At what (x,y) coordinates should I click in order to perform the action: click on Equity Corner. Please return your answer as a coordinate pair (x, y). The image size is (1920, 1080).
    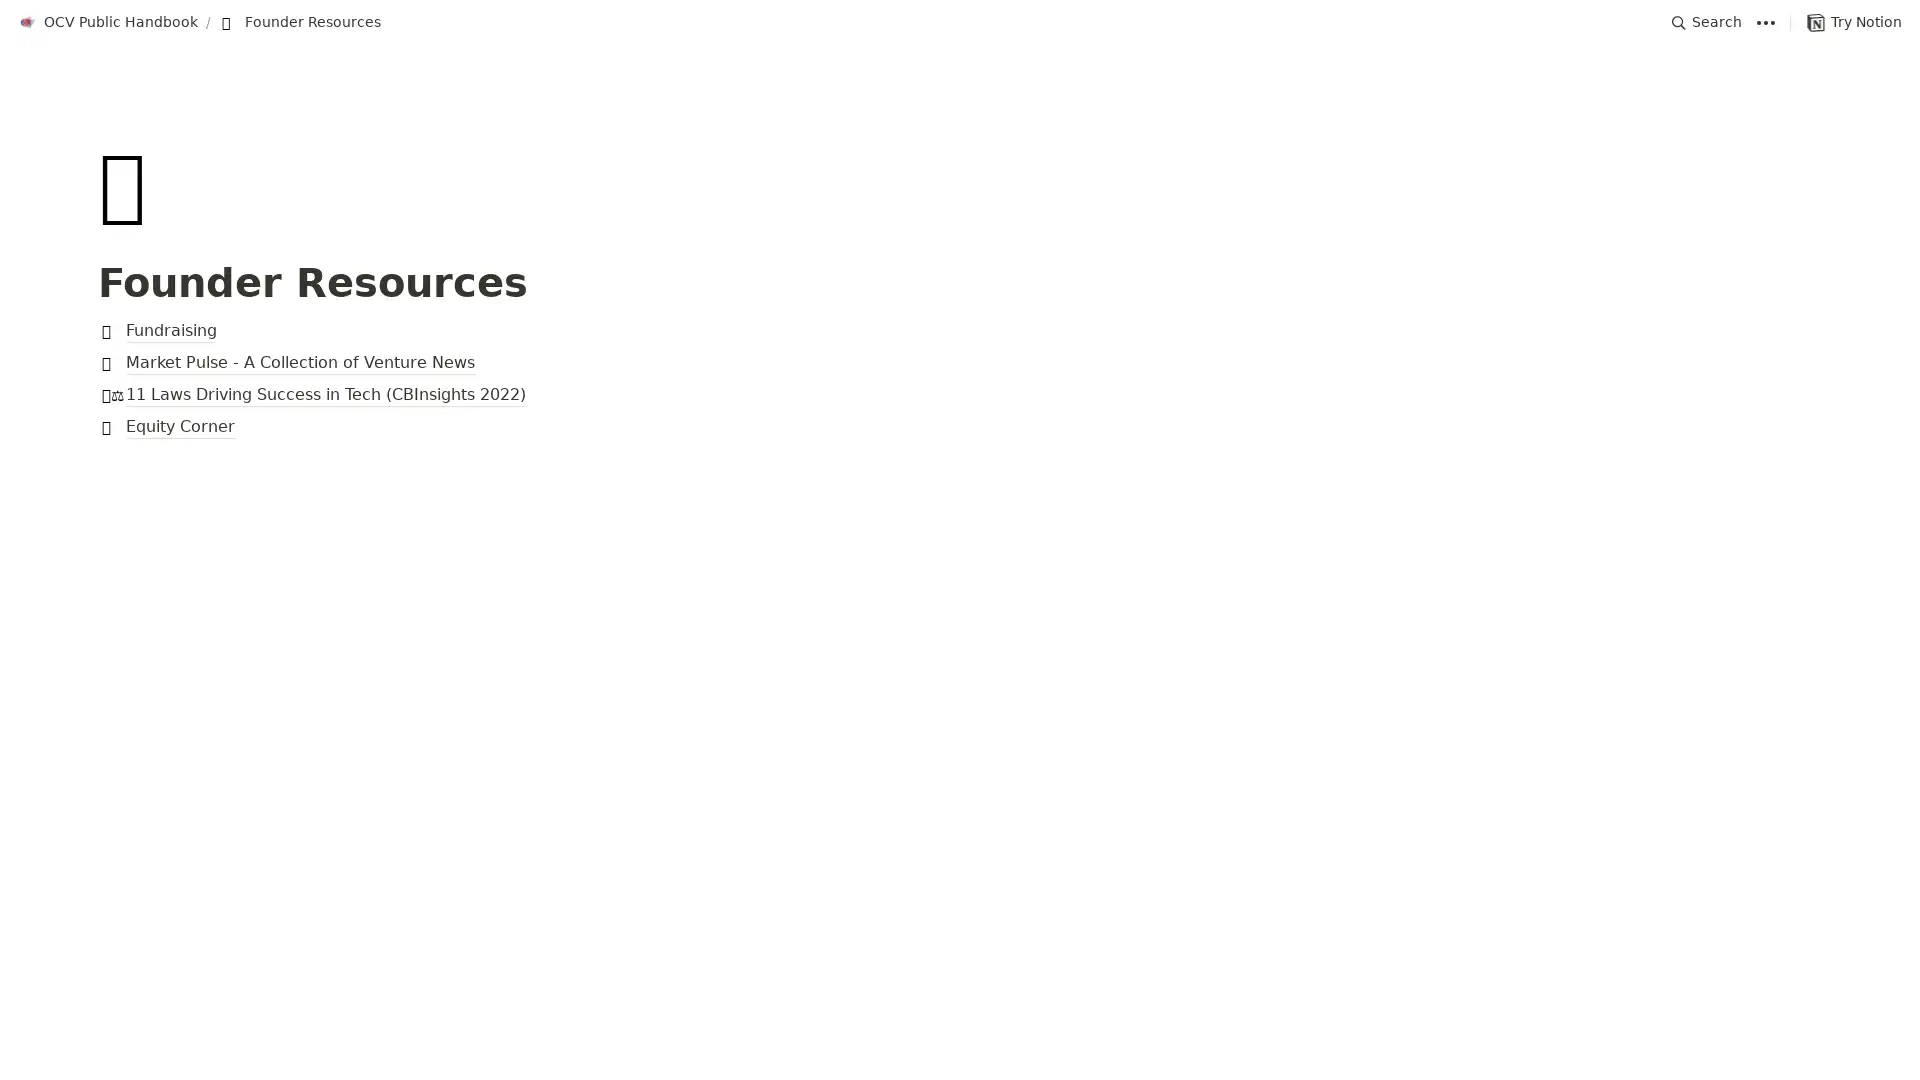
    Looking at the image, I should click on (960, 427).